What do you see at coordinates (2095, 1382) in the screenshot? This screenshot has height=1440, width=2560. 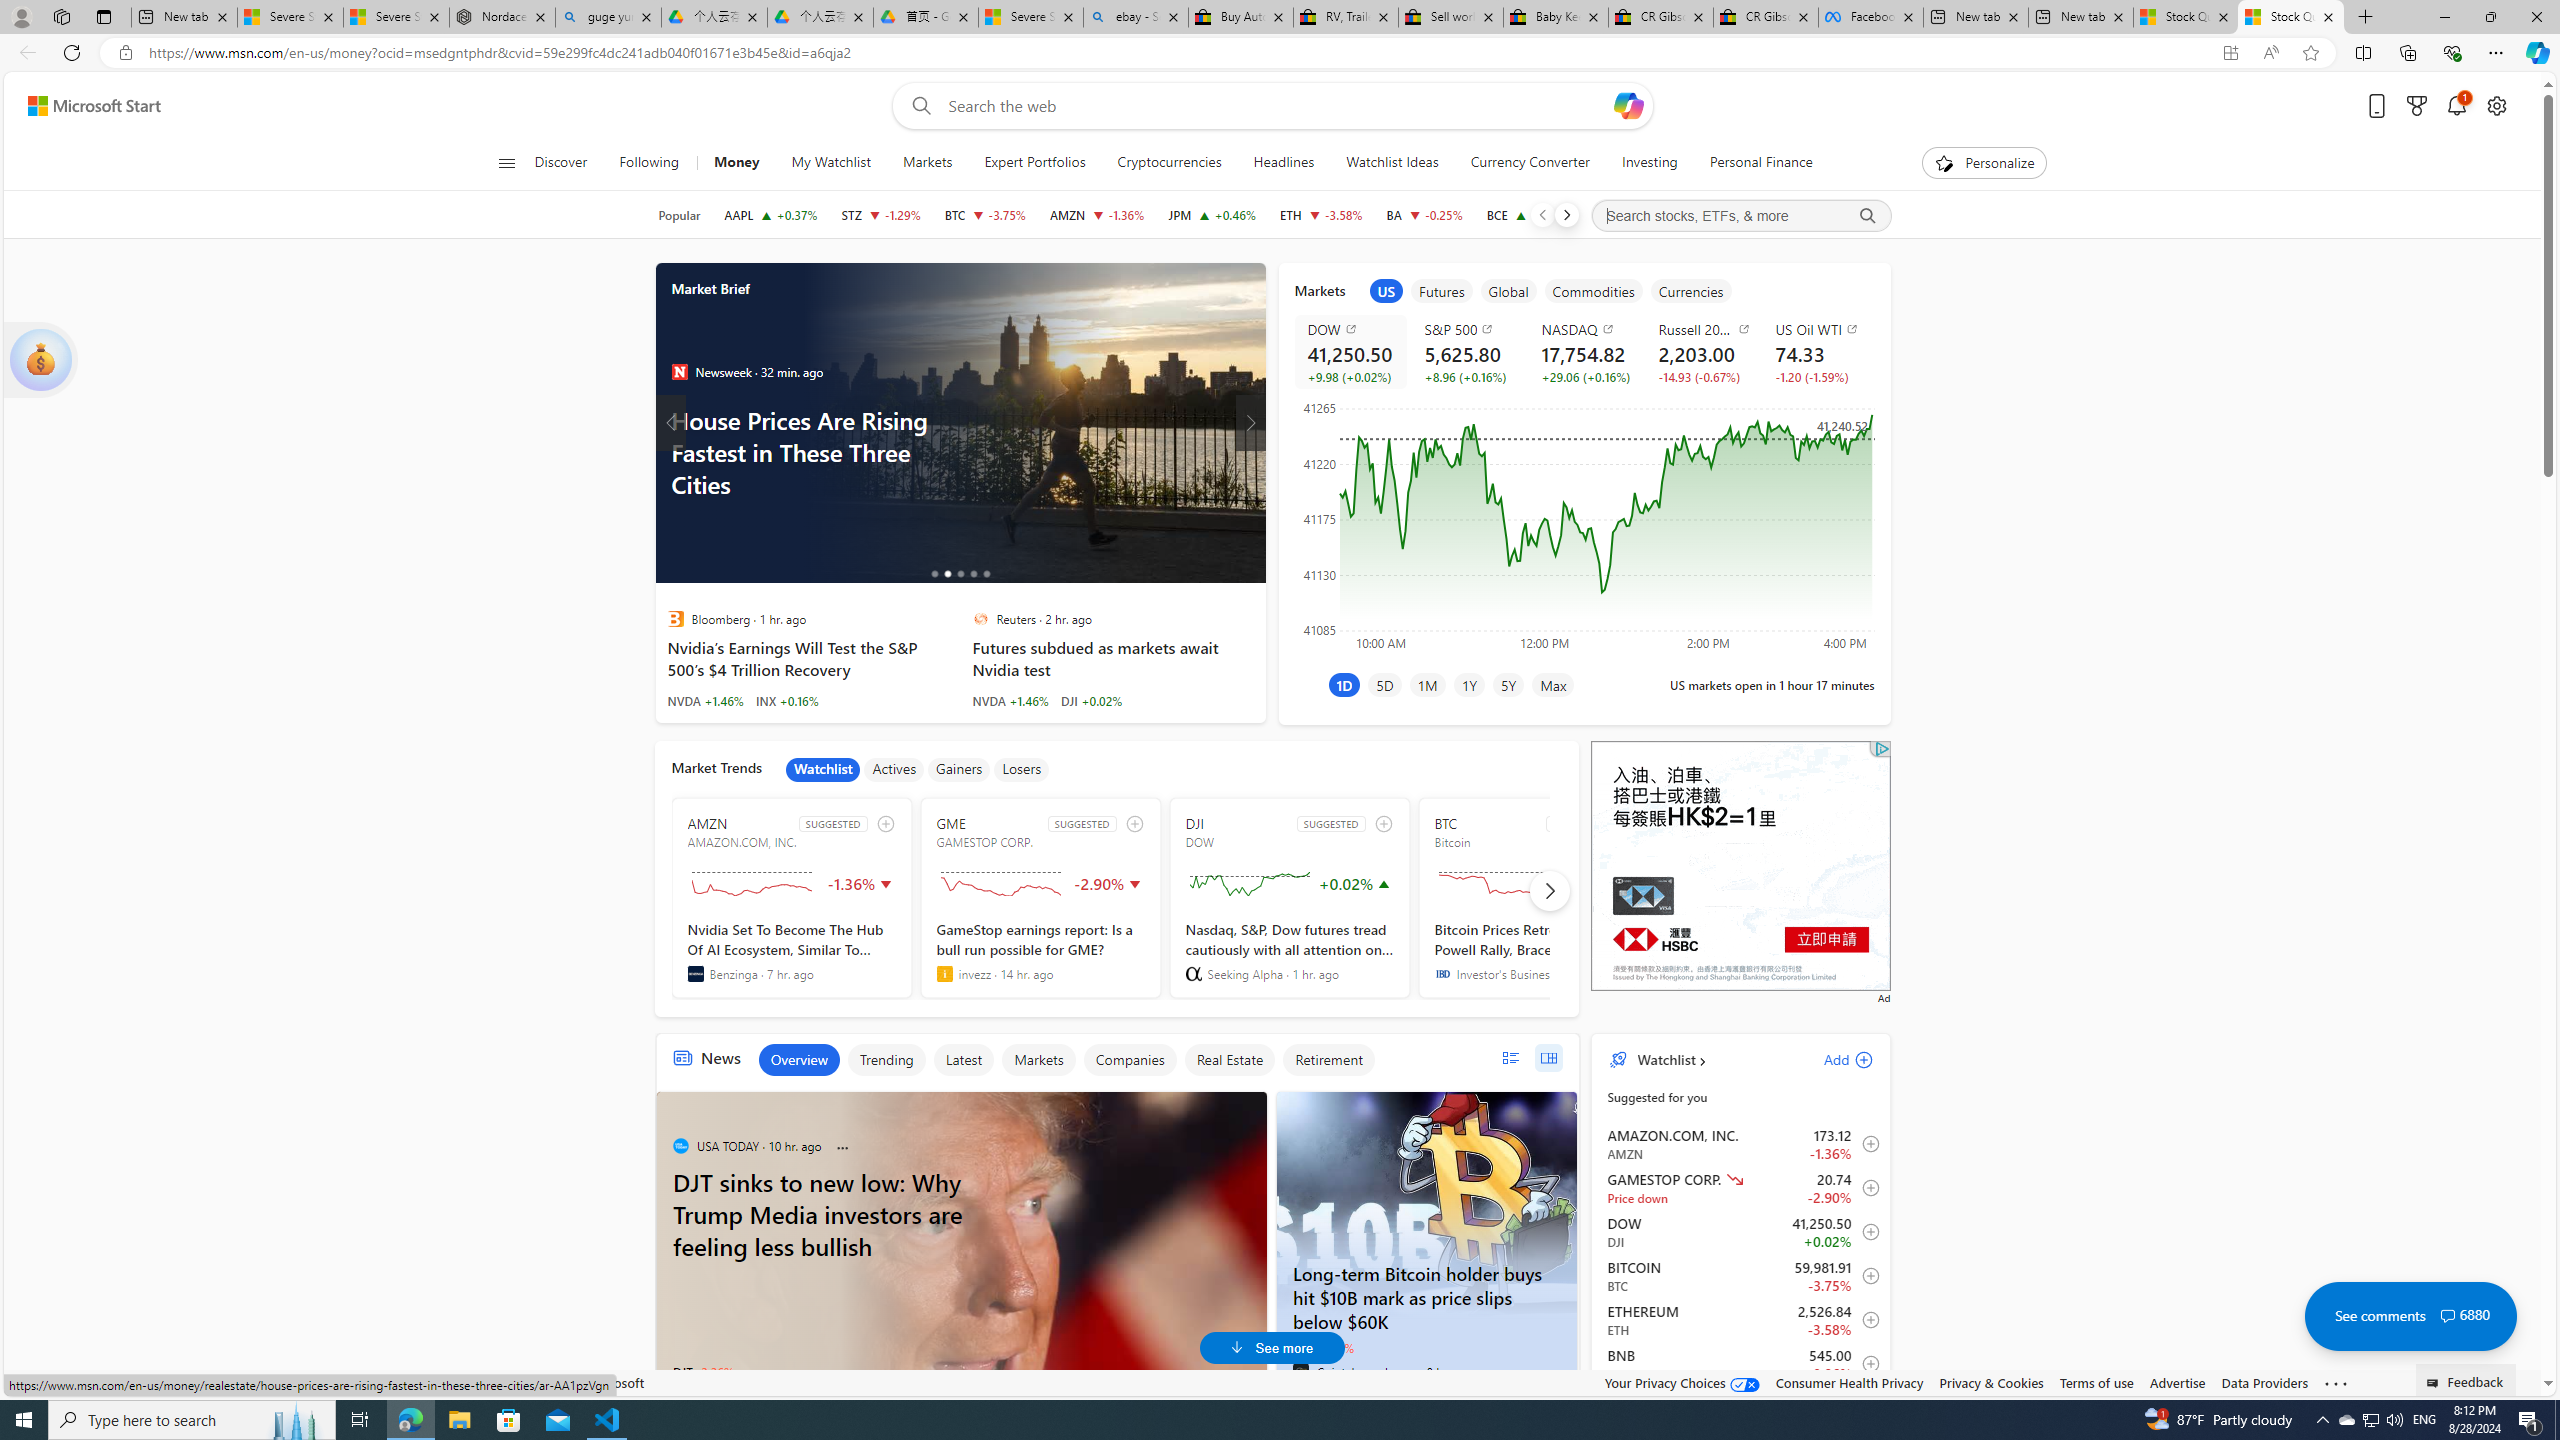 I see `'Terms of use'` at bounding box center [2095, 1382].